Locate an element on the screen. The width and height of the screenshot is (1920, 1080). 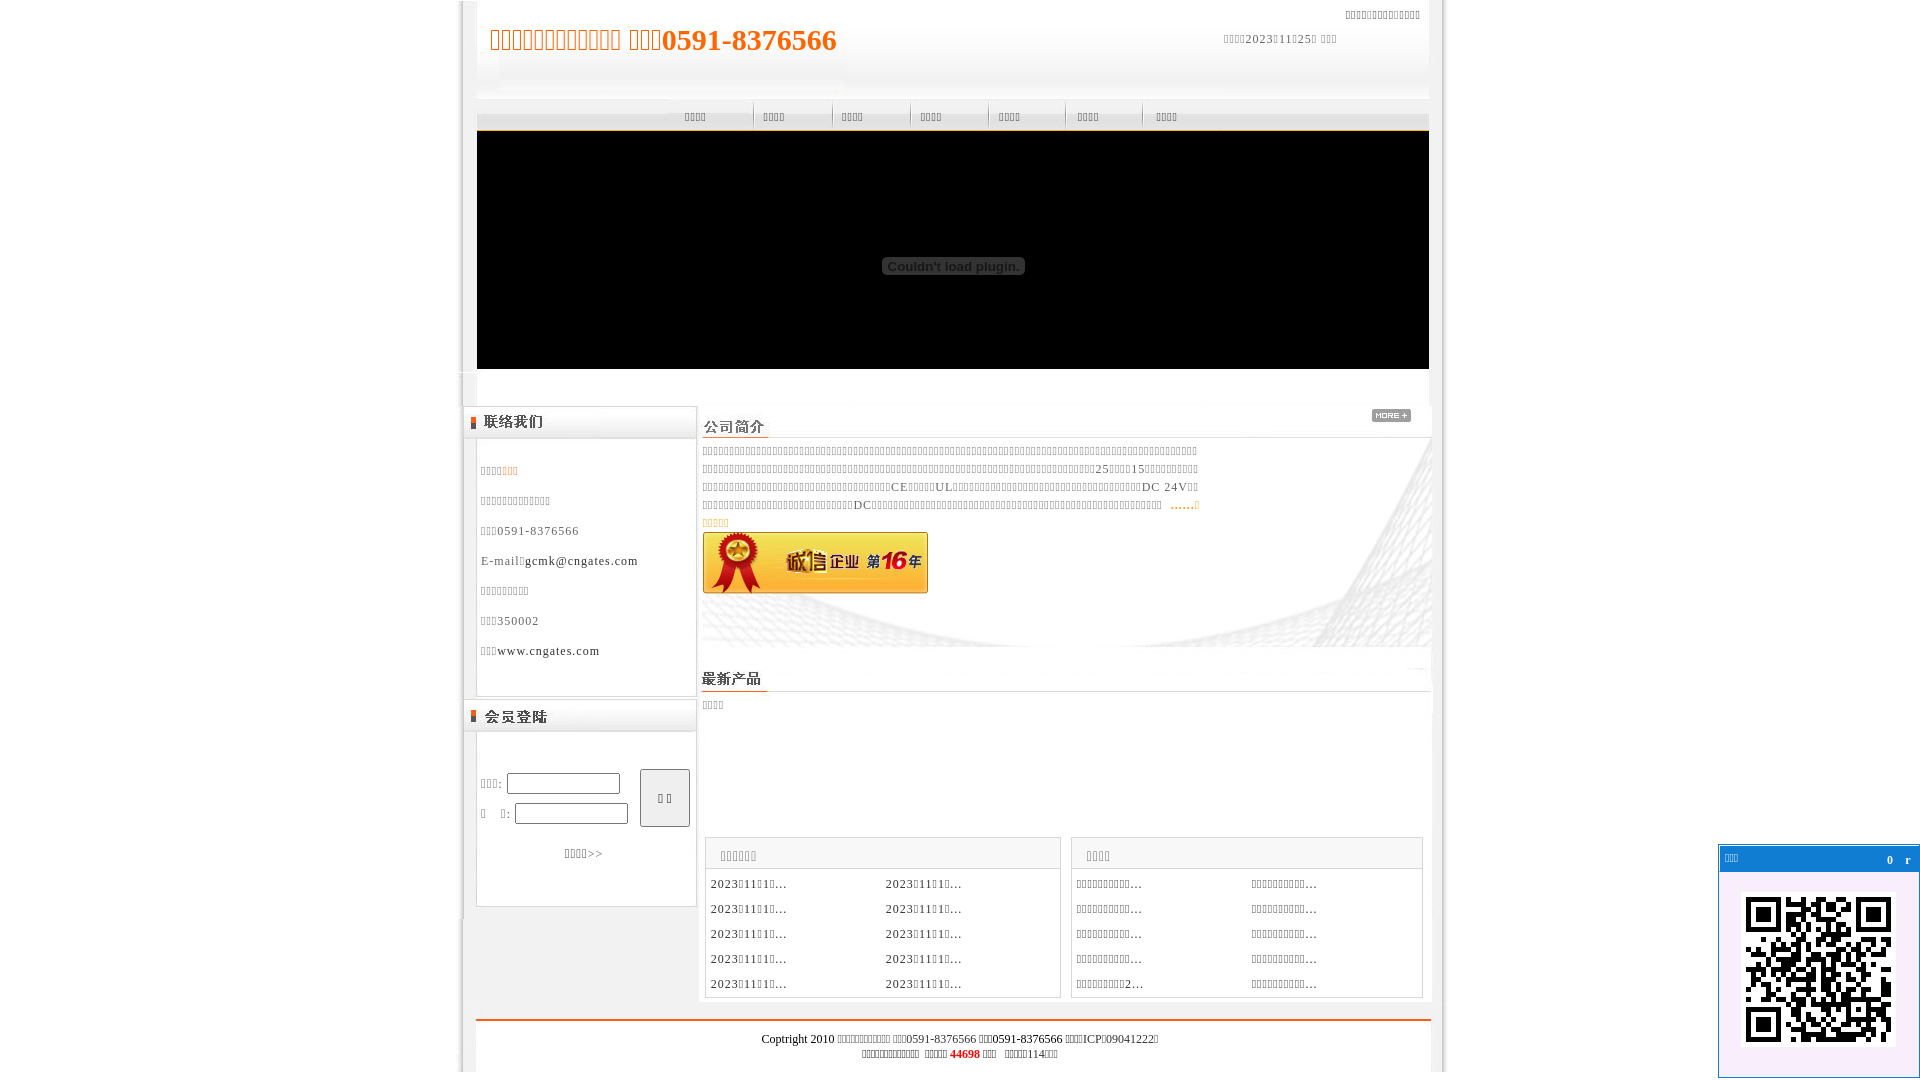
'www.cngates.com' is located at coordinates (548, 651).